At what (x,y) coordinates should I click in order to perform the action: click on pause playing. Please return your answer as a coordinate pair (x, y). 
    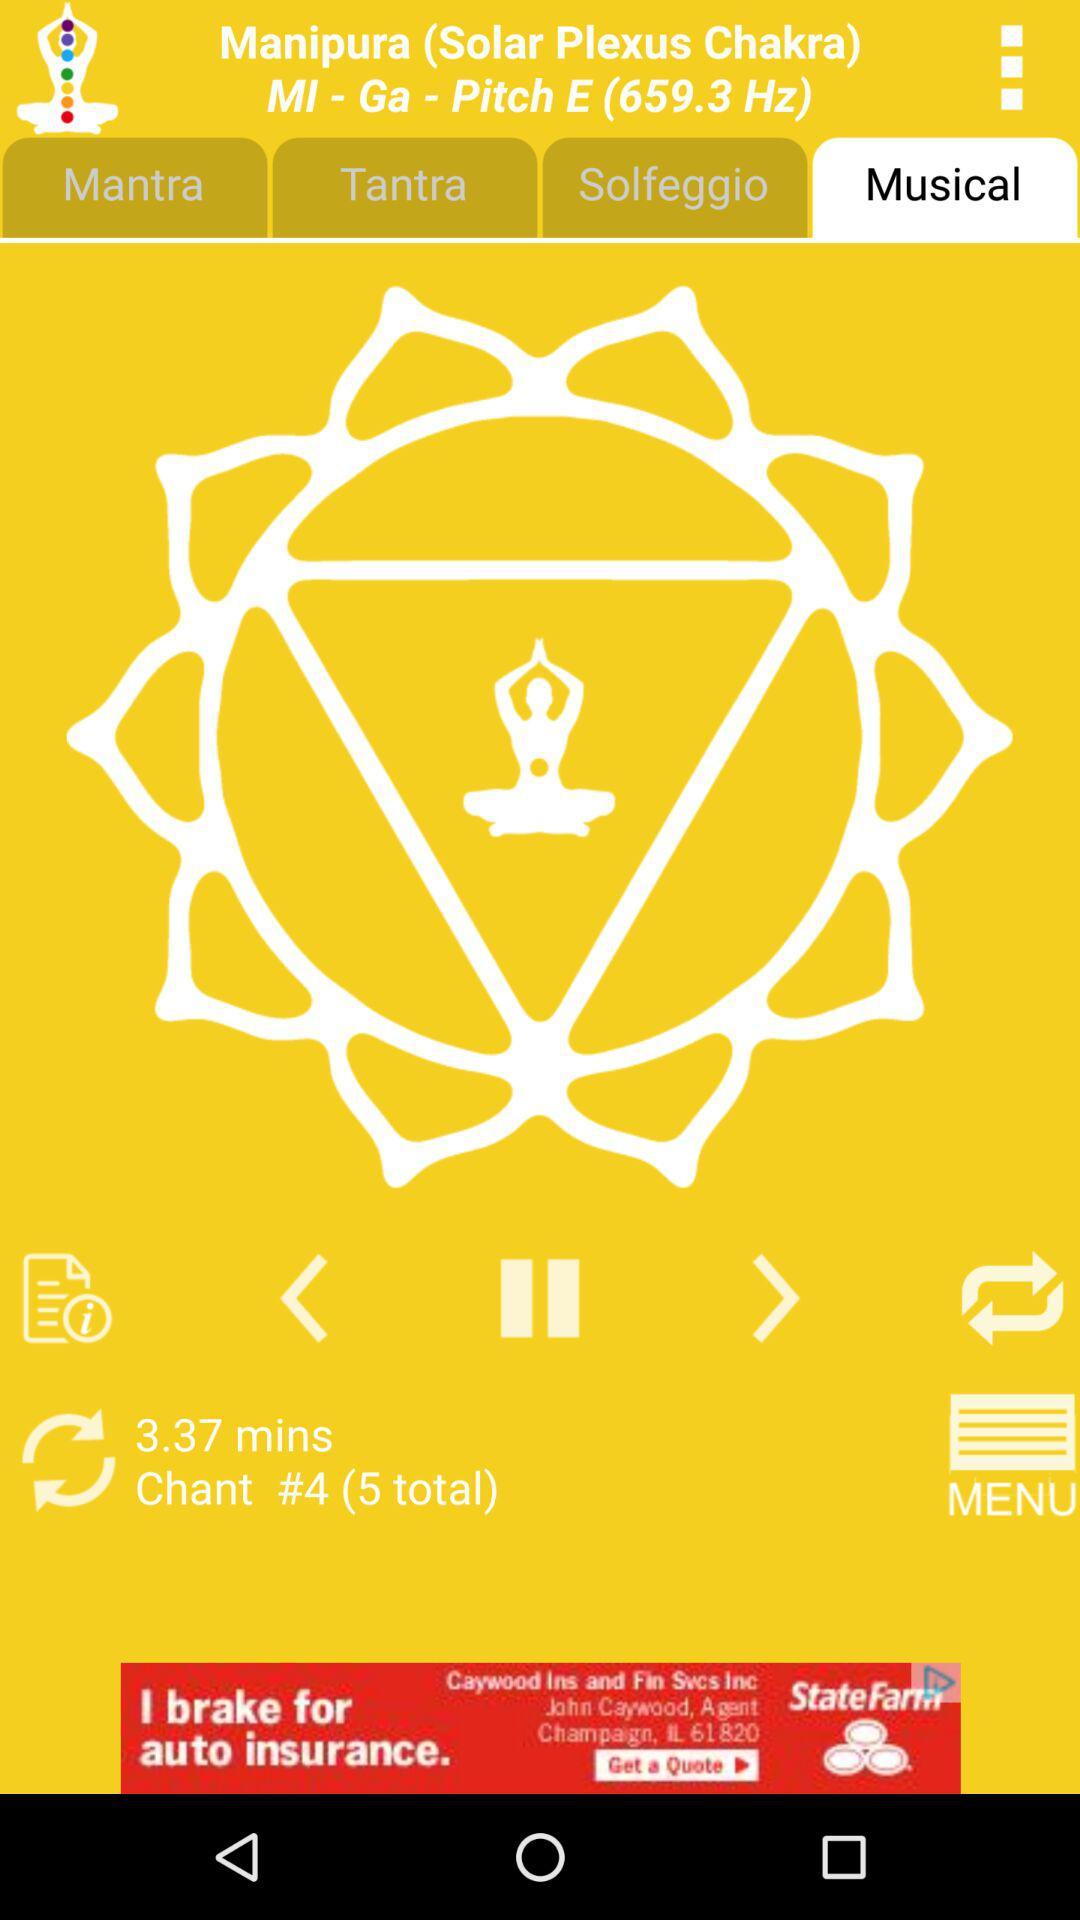
    Looking at the image, I should click on (540, 1298).